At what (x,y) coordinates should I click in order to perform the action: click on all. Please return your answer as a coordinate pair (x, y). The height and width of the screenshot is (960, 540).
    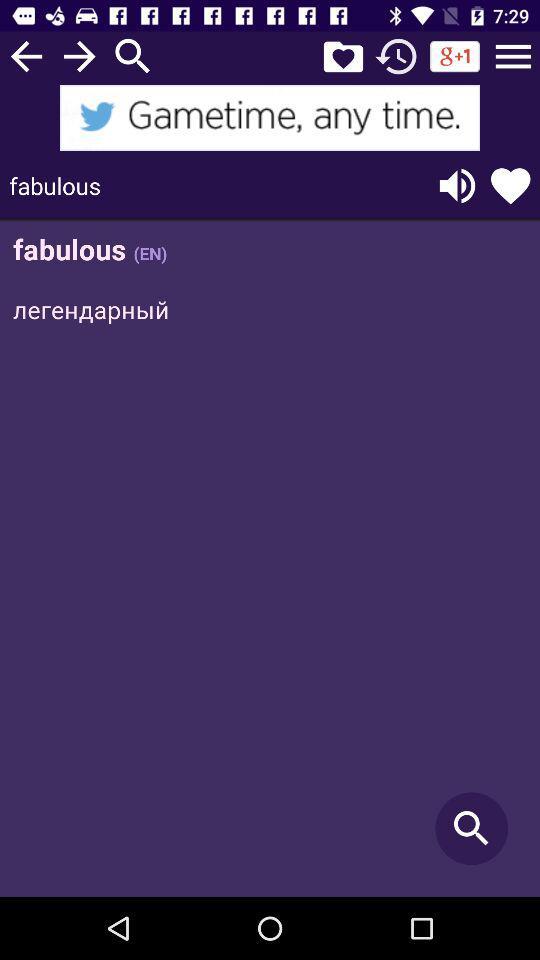
    Looking at the image, I should click on (513, 55).